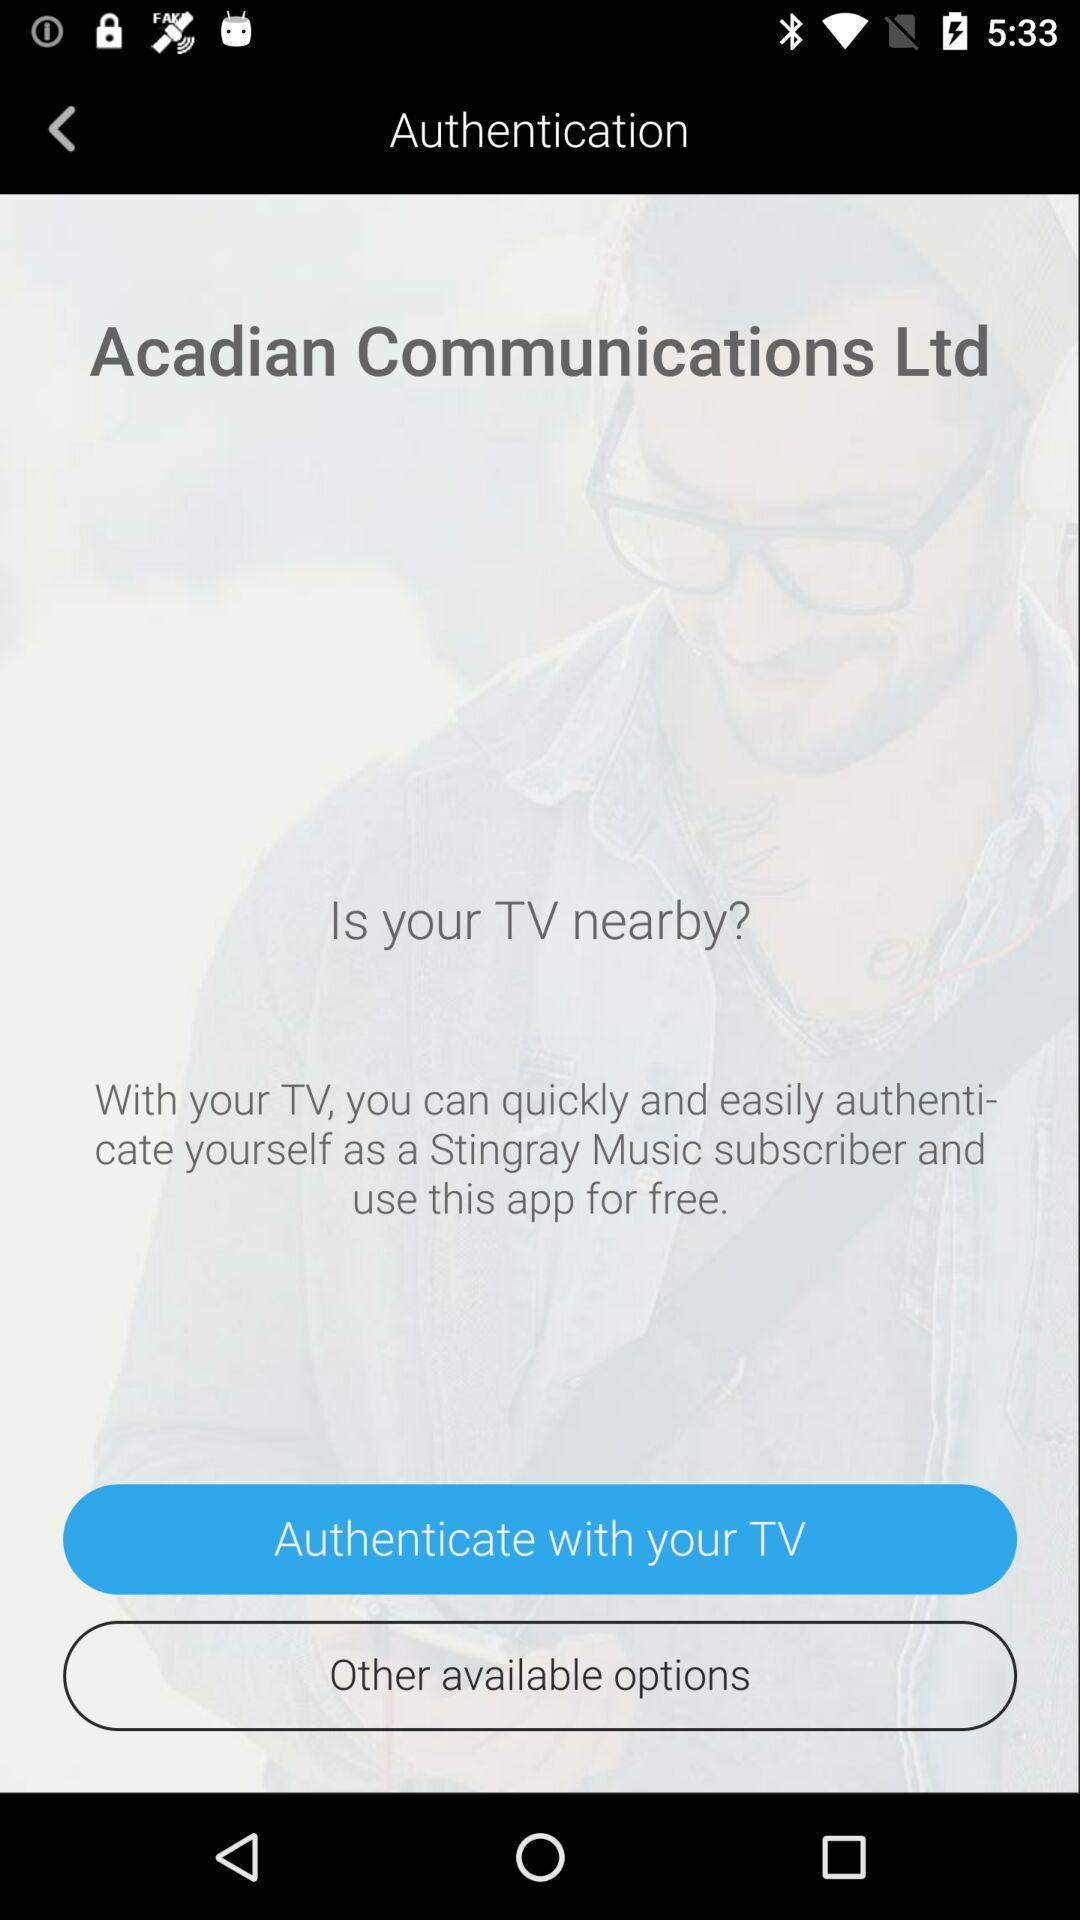 The height and width of the screenshot is (1920, 1080). Describe the element at coordinates (540, 1675) in the screenshot. I see `the item below authenticate with your item` at that location.